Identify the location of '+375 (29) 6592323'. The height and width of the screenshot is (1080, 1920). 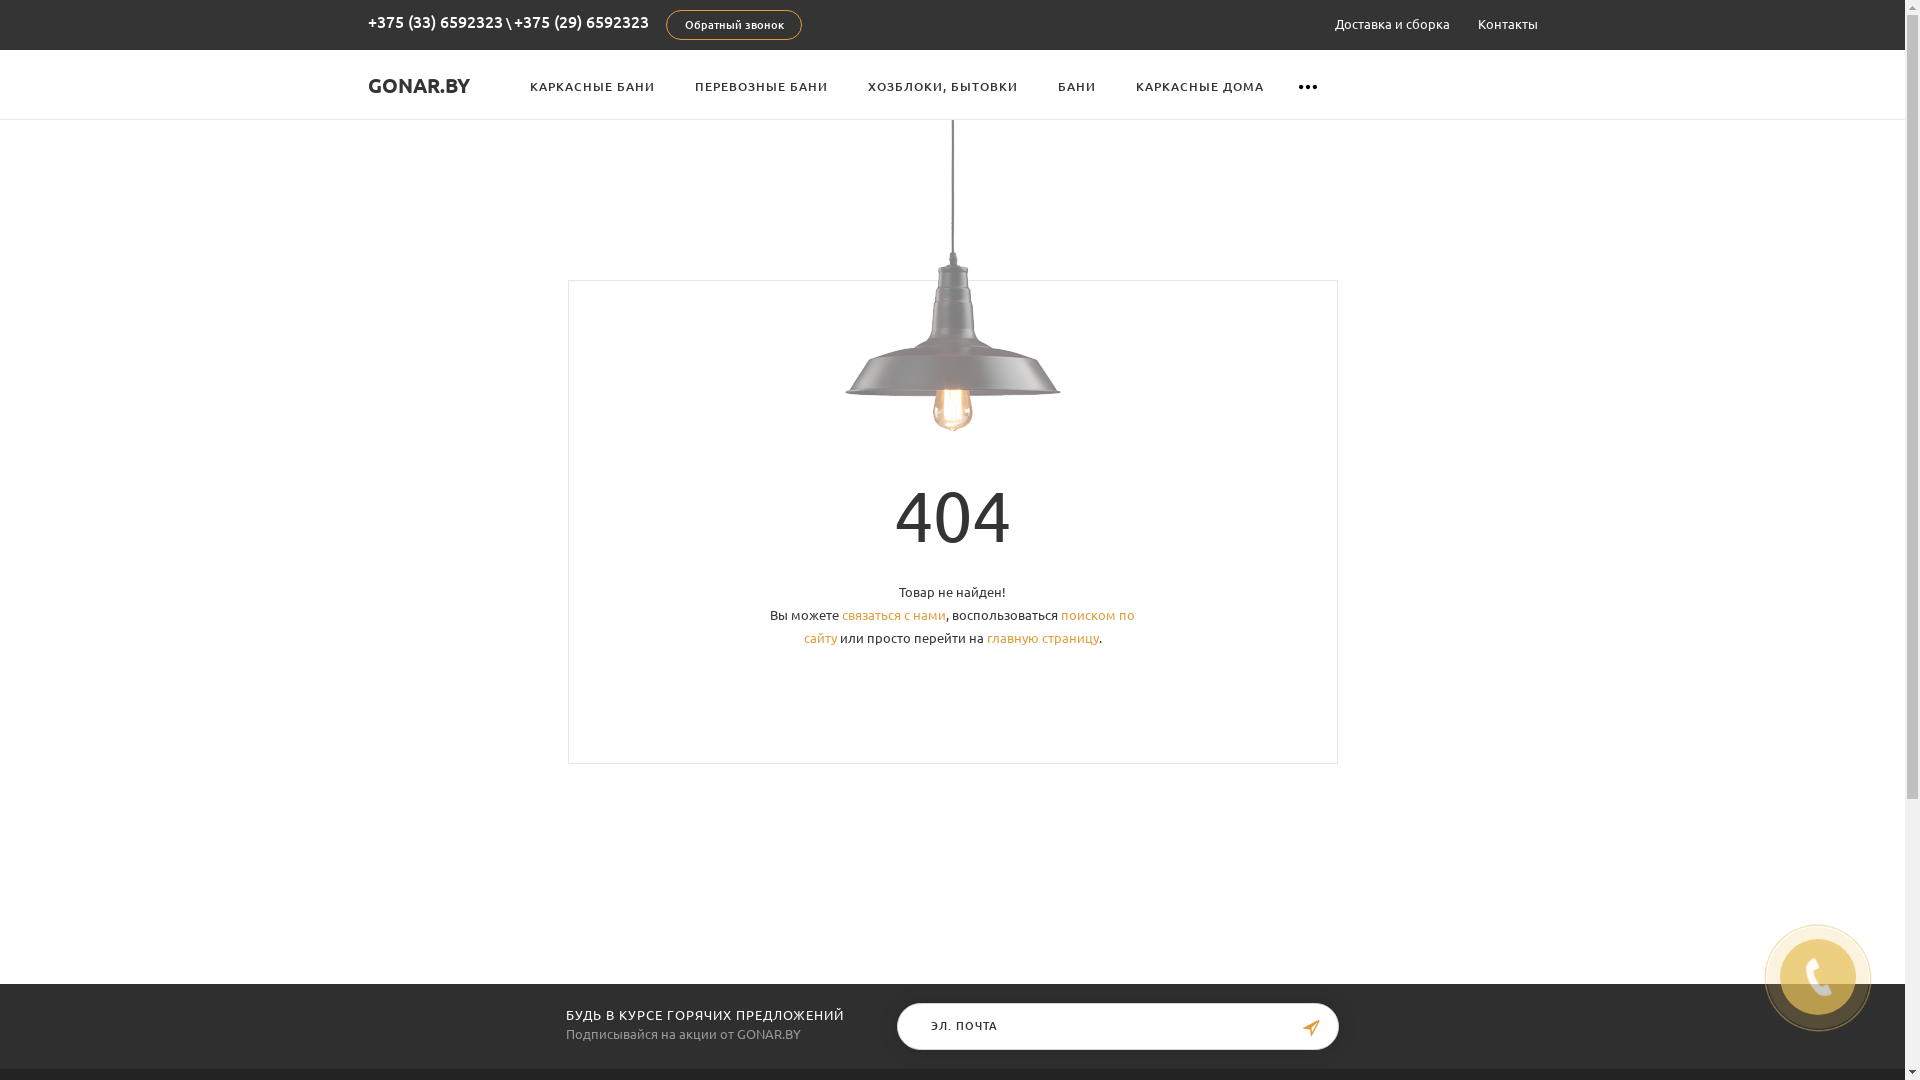
(513, 22).